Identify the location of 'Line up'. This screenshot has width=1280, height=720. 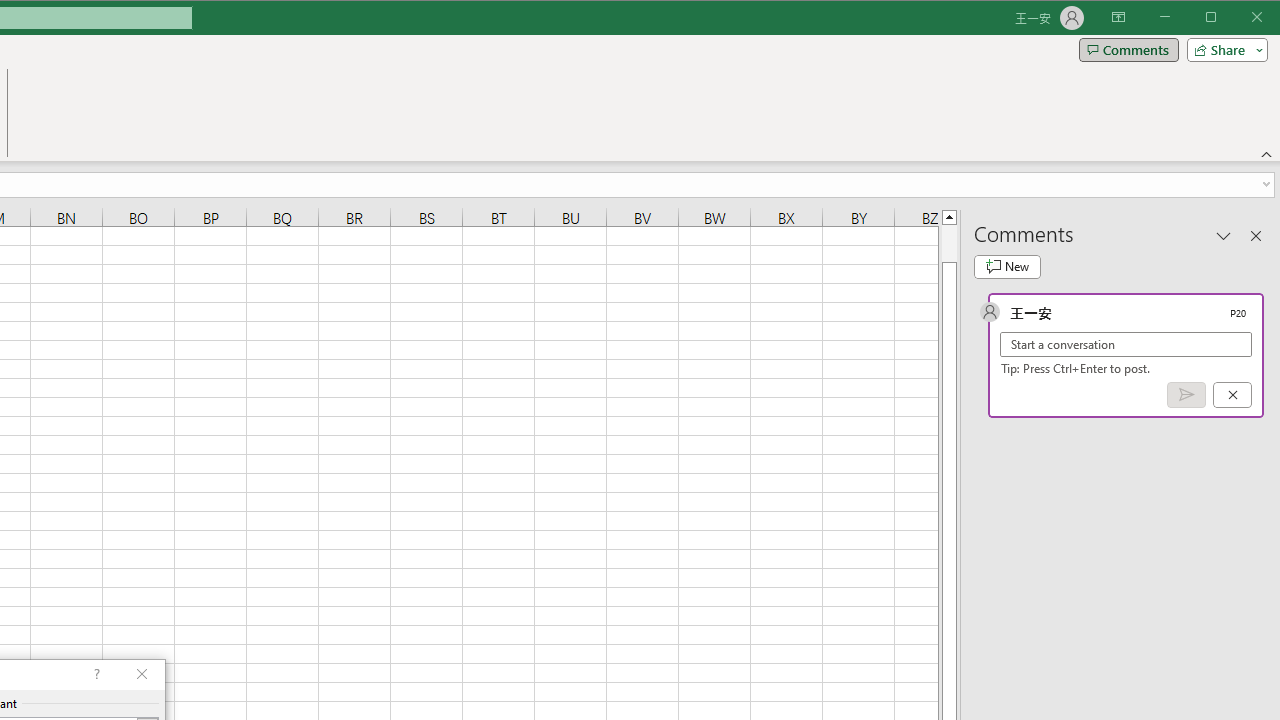
(948, 216).